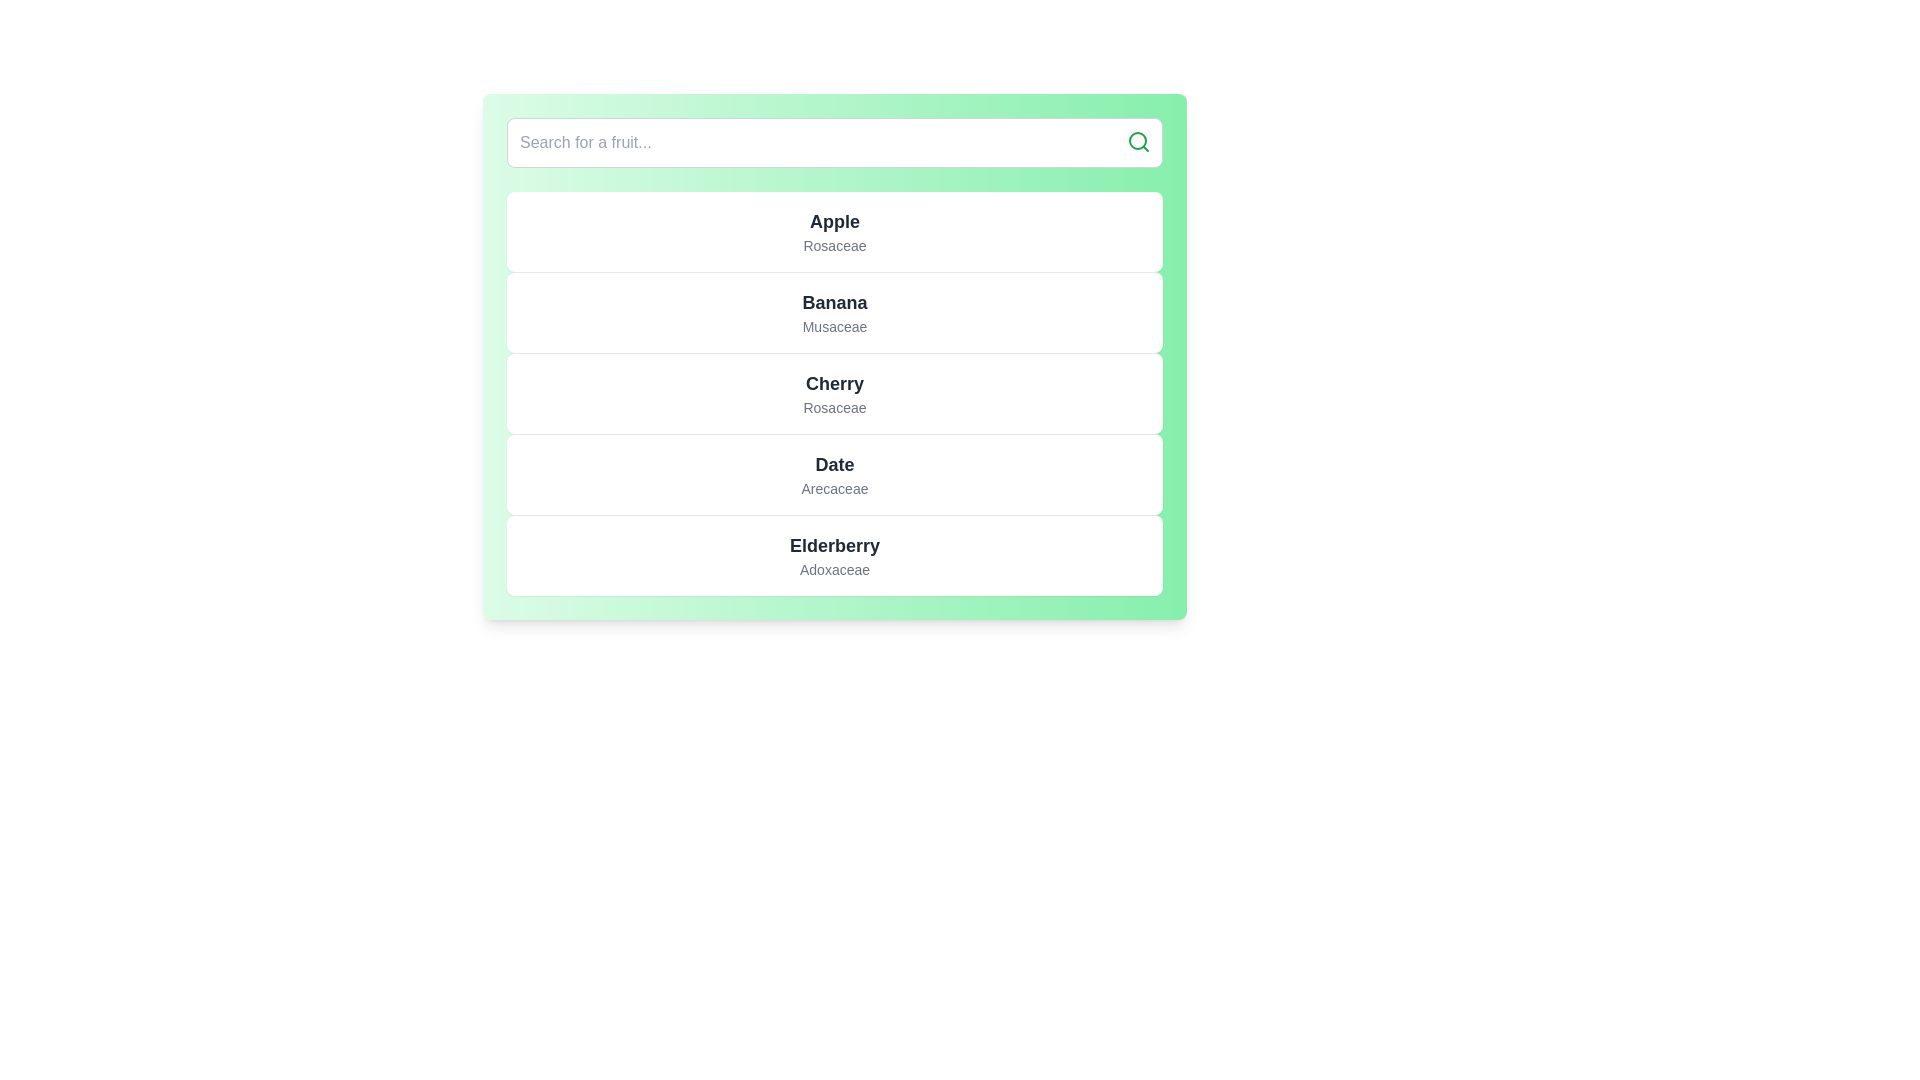 Image resolution: width=1920 pixels, height=1080 pixels. I want to click on the static text label representing 'Elderberry' located in the fifth row of the list, positioned above the caption 'Adoxaceae', so click(835, 546).